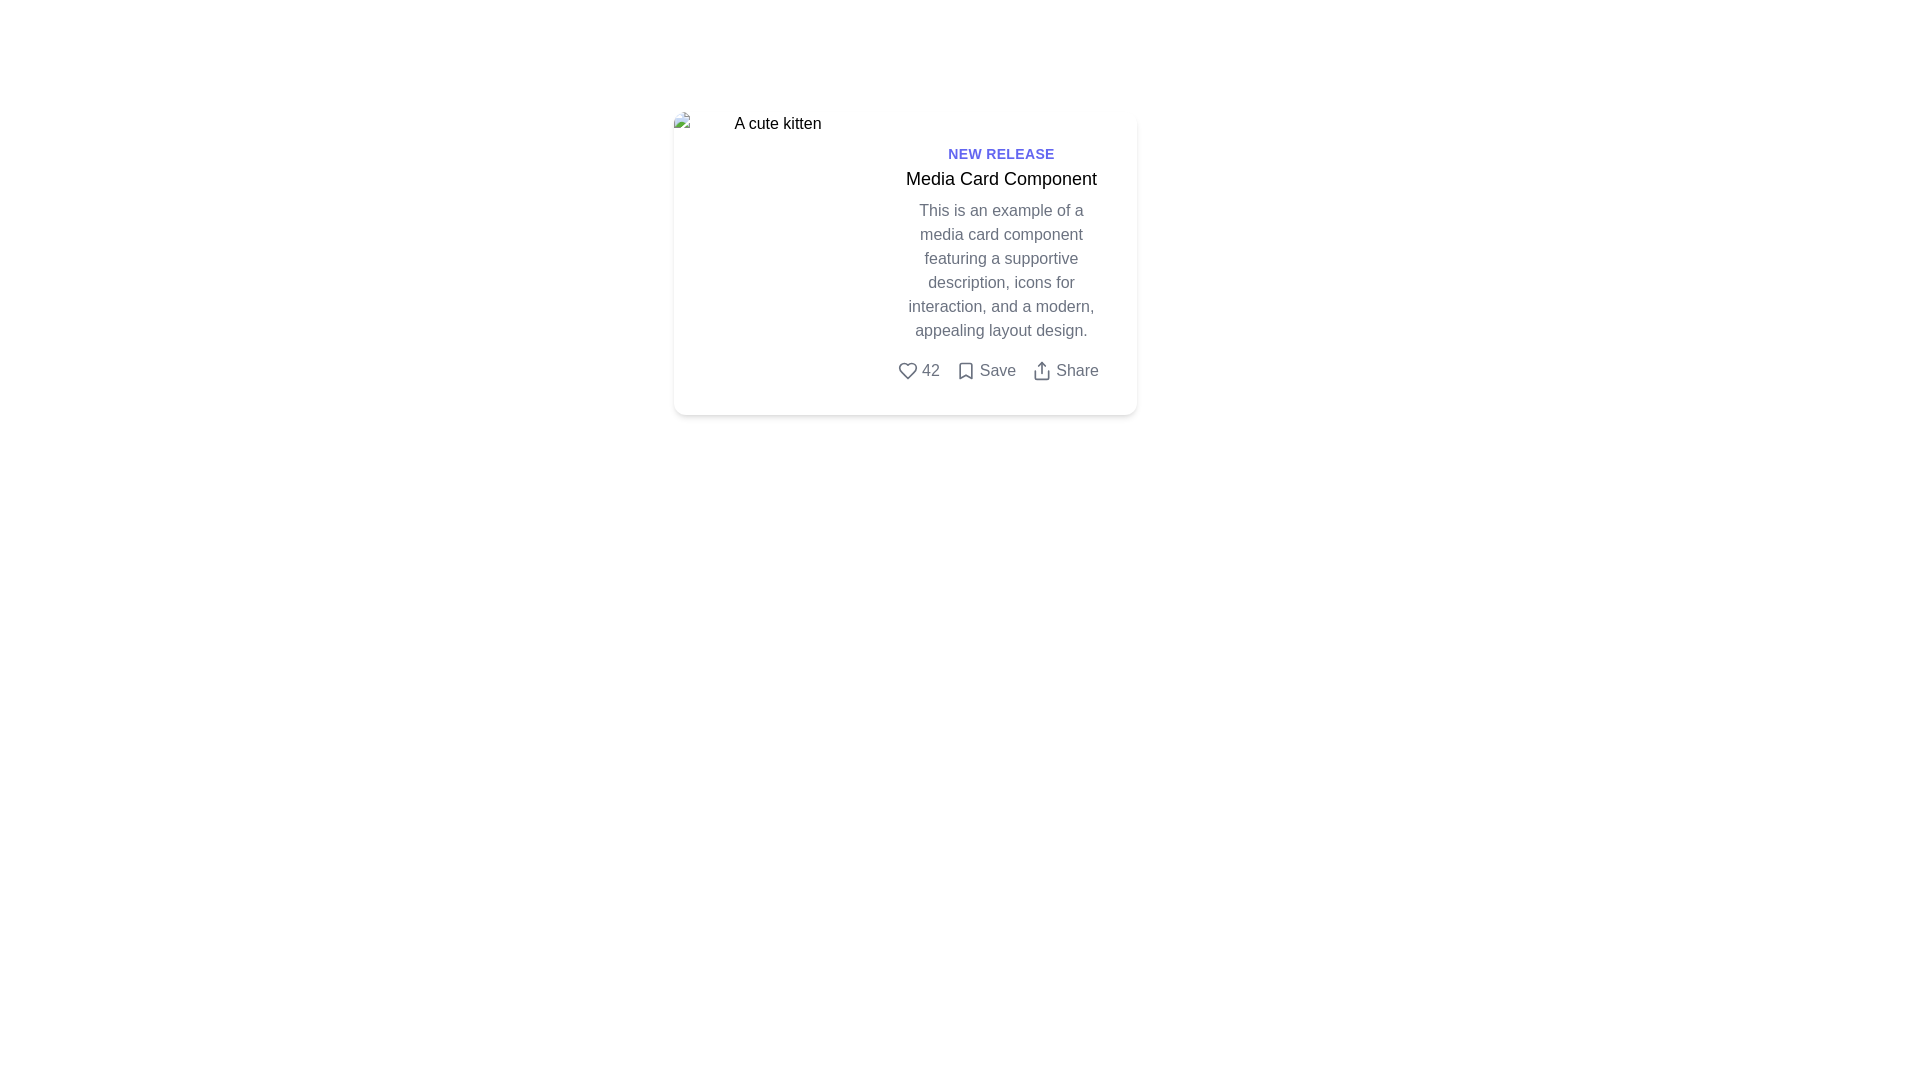 The image size is (1920, 1080). What do you see at coordinates (917, 370) in the screenshot?
I see `the like button with a heart icon located at the bottom-left corner of the media card` at bounding box center [917, 370].